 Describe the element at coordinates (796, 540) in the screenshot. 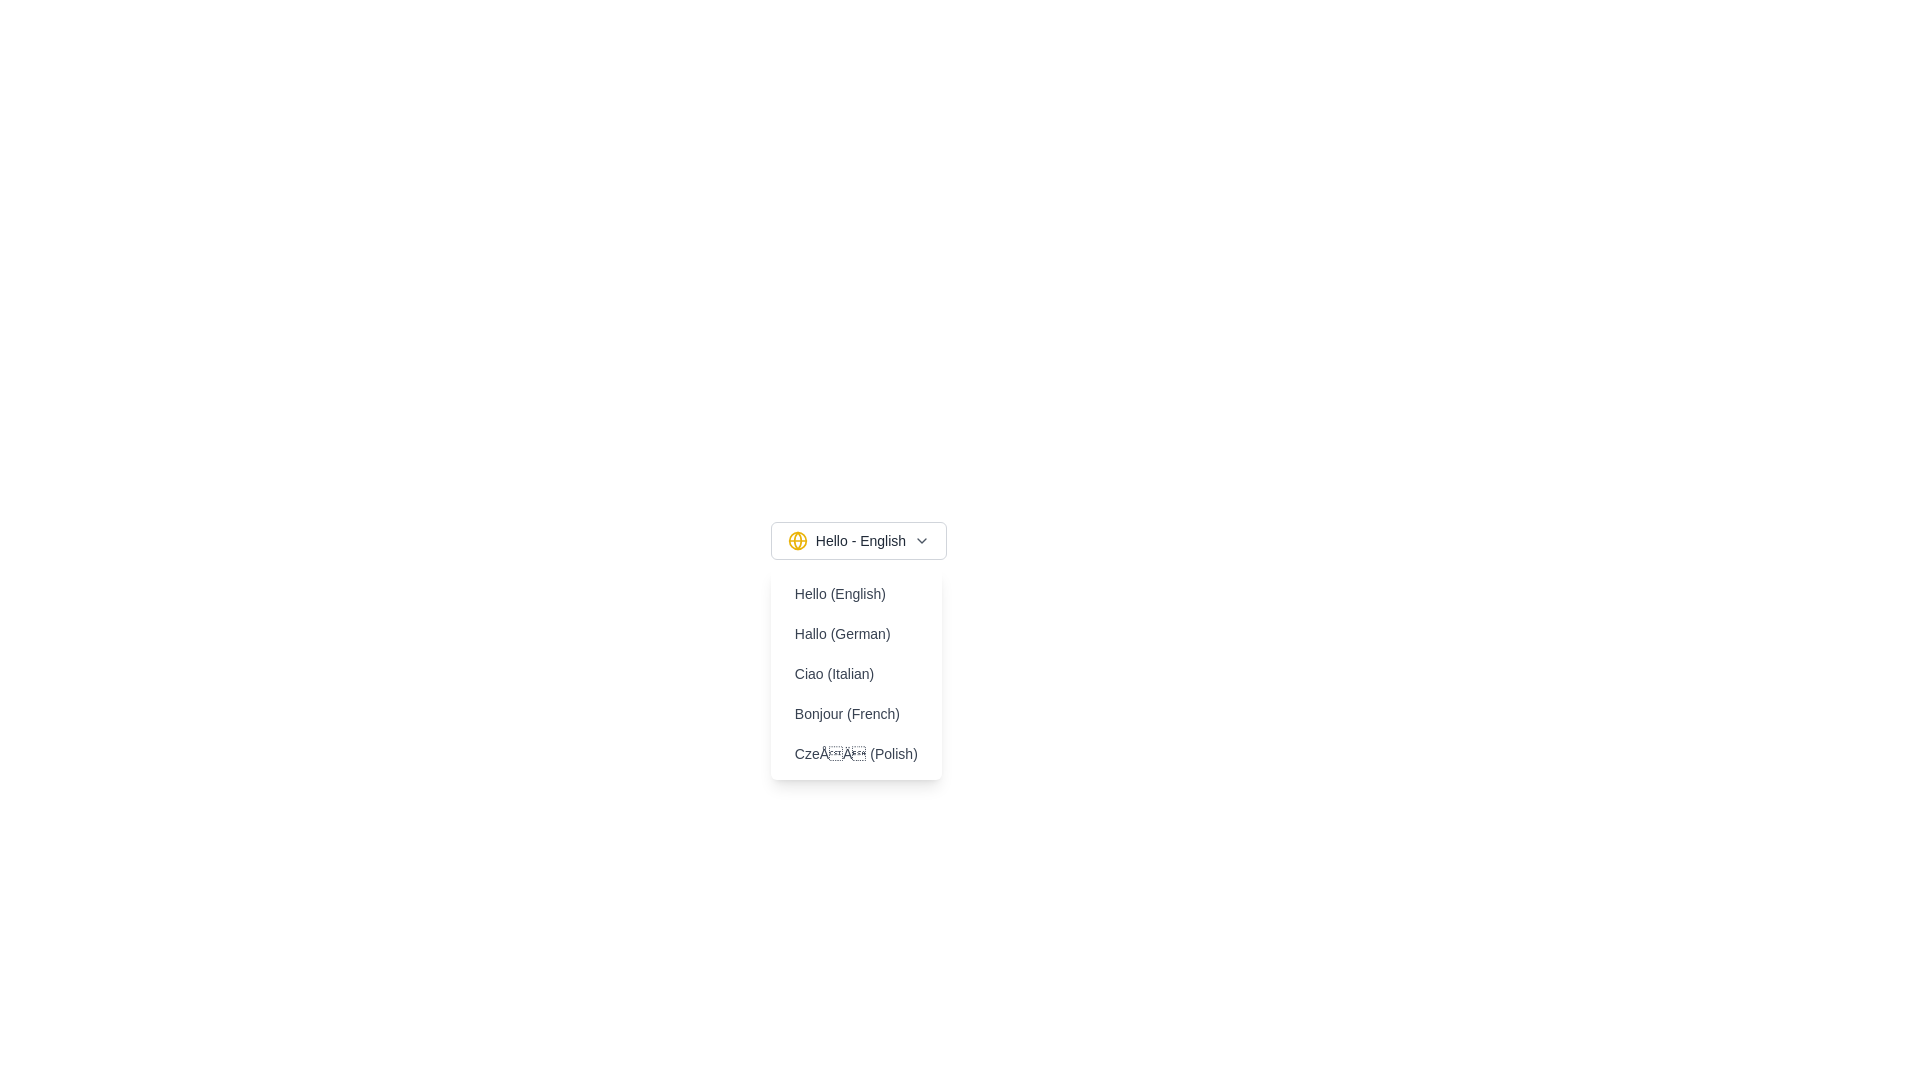

I see `the circular outline located inside the globe icon that precedes the 'Hello - English' label in the dropdown menu` at that location.